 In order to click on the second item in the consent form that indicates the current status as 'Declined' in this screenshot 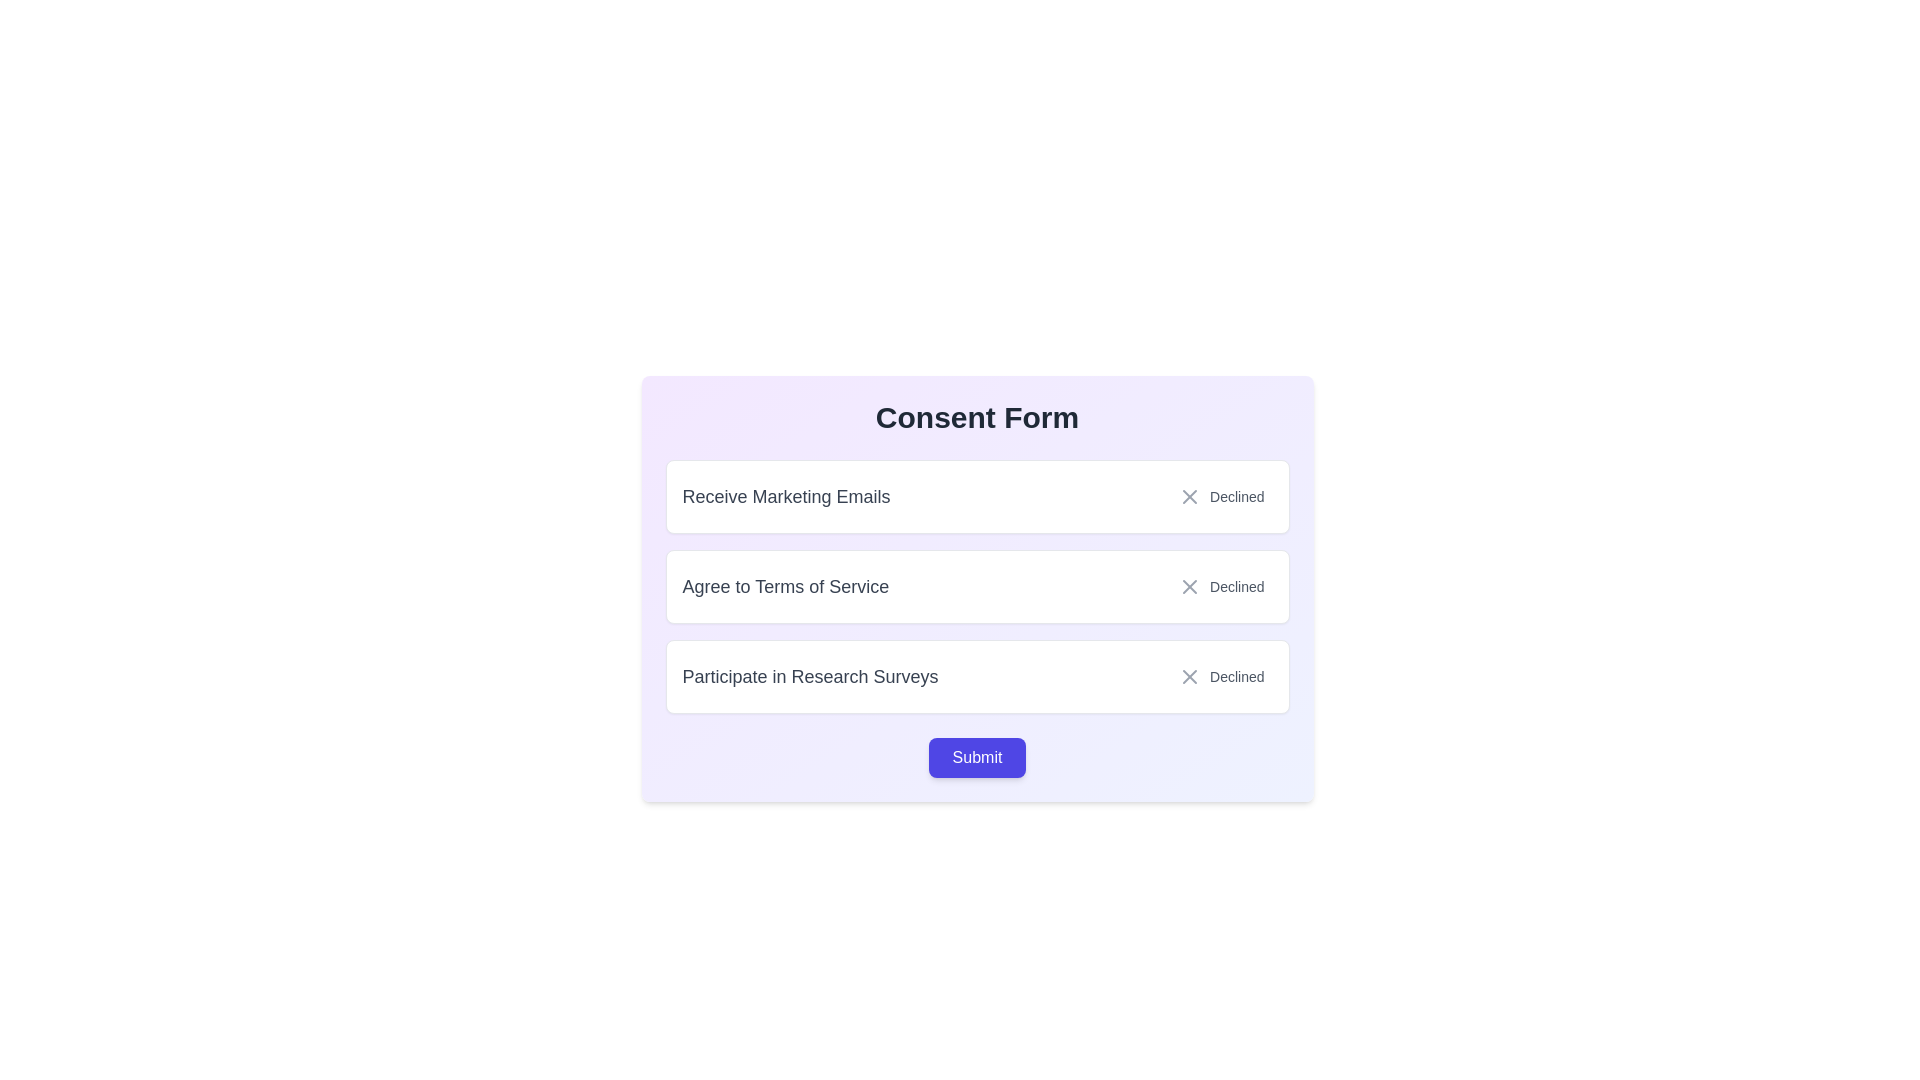, I will do `click(977, 585)`.